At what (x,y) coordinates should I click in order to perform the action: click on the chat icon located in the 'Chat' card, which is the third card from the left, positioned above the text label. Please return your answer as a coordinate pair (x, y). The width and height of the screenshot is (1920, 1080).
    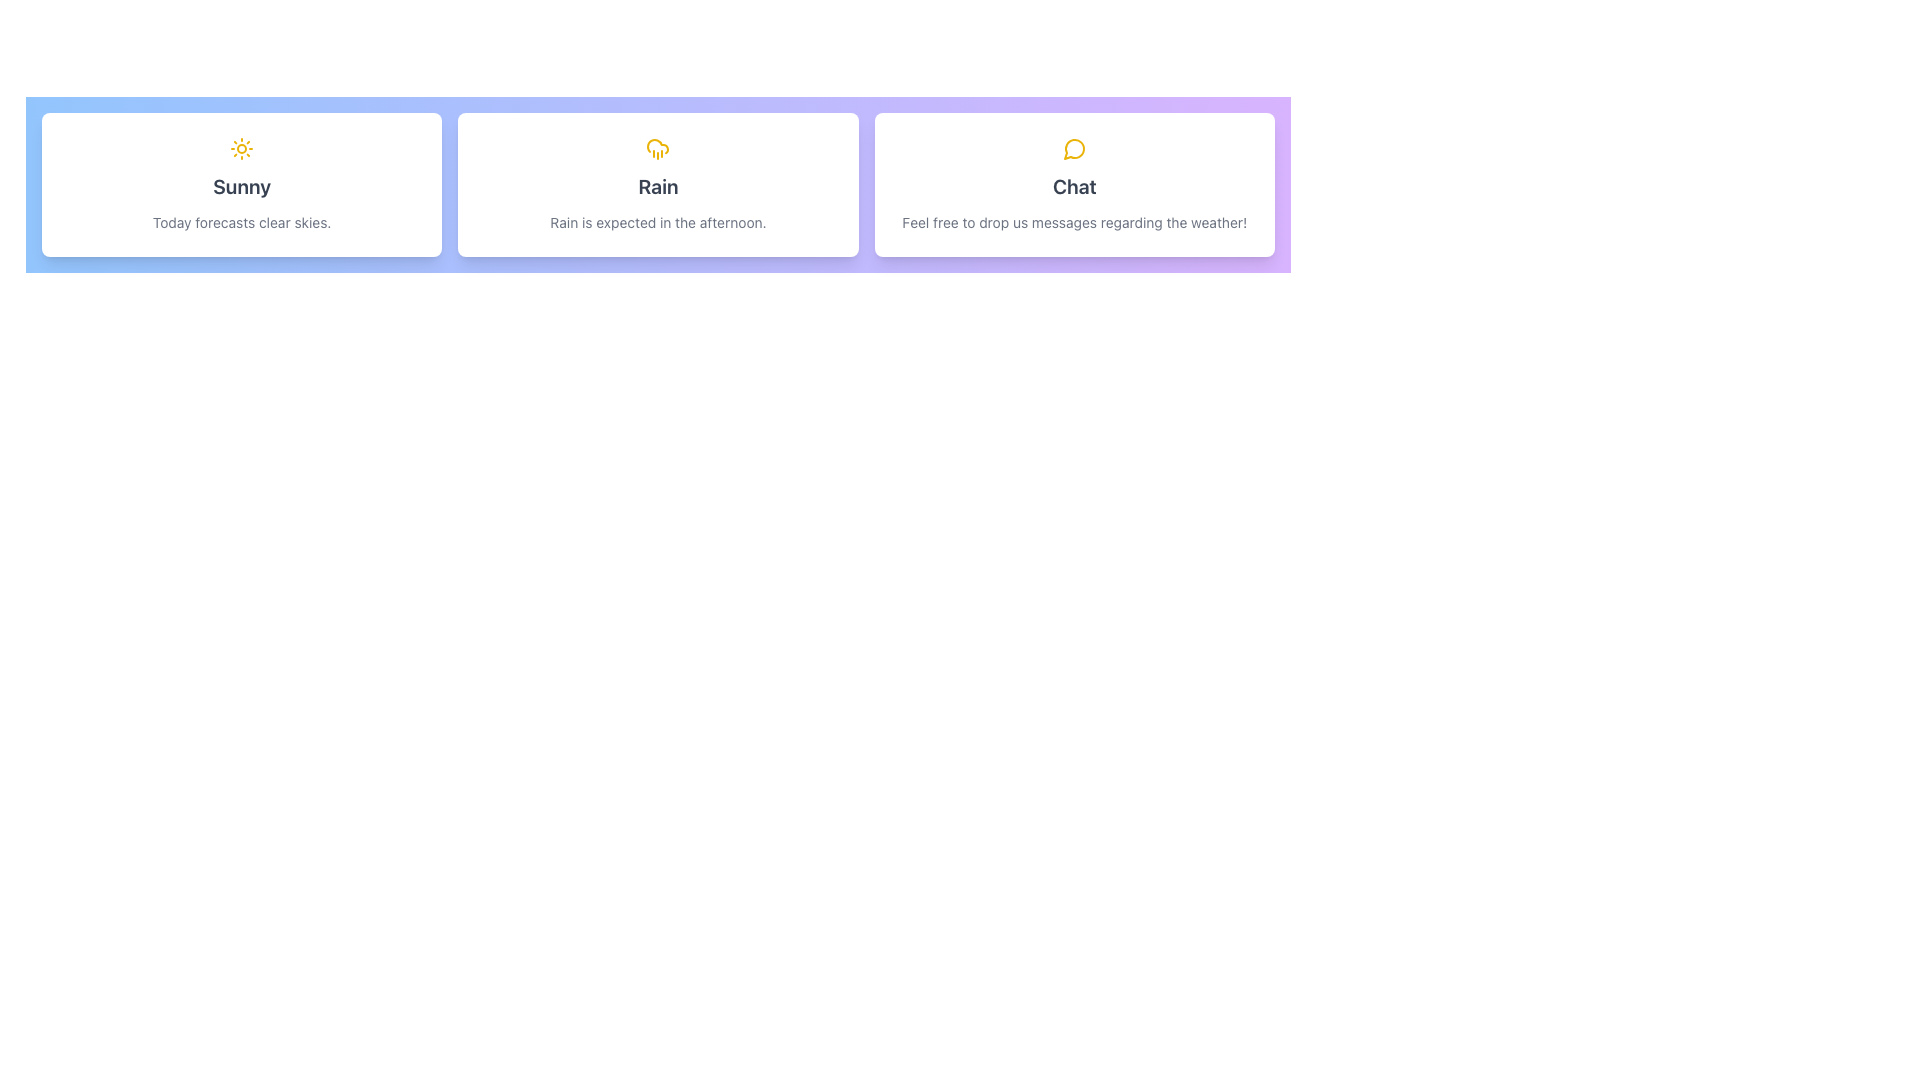
    Looking at the image, I should click on (1073, 148).